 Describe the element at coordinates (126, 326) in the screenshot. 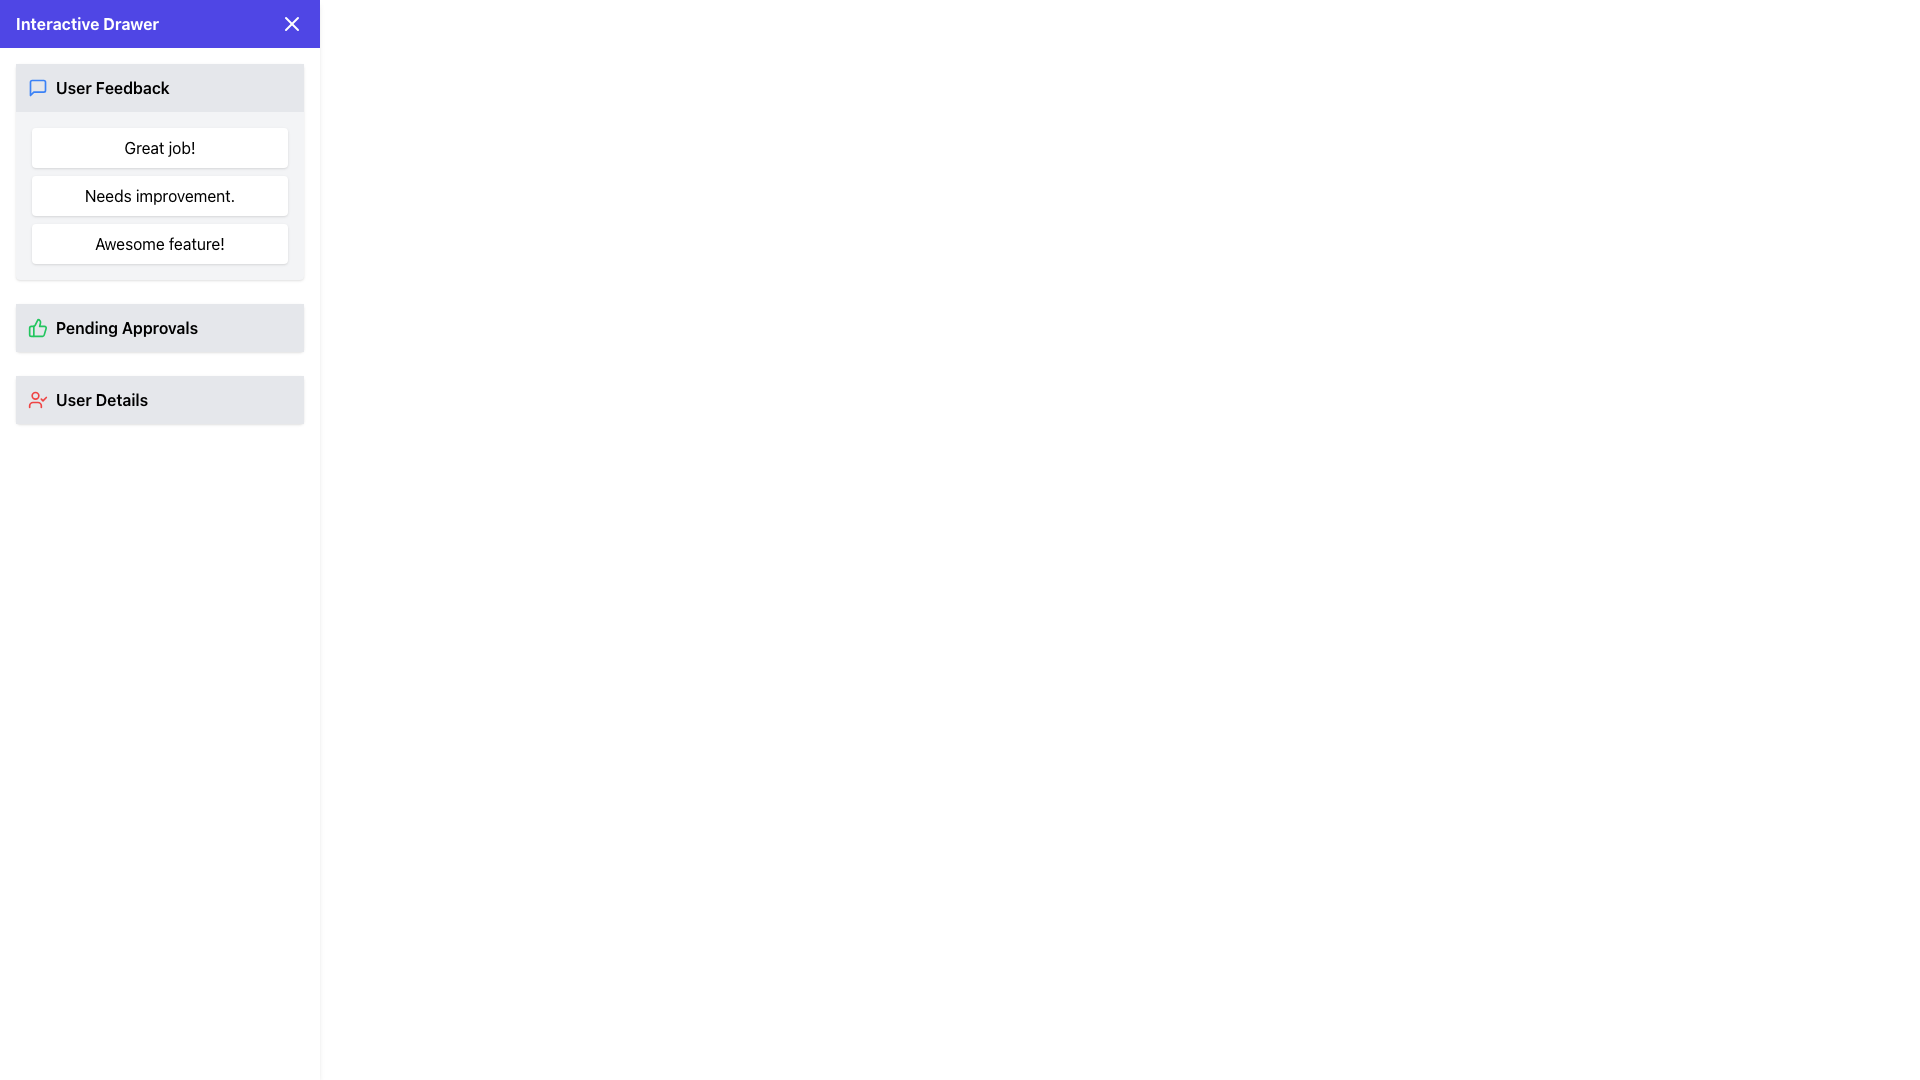

I see `the 'Pending Approvals' static text label located in the sidebar menu, positioned between 'User Feedback' and 'User Details'` at that location.